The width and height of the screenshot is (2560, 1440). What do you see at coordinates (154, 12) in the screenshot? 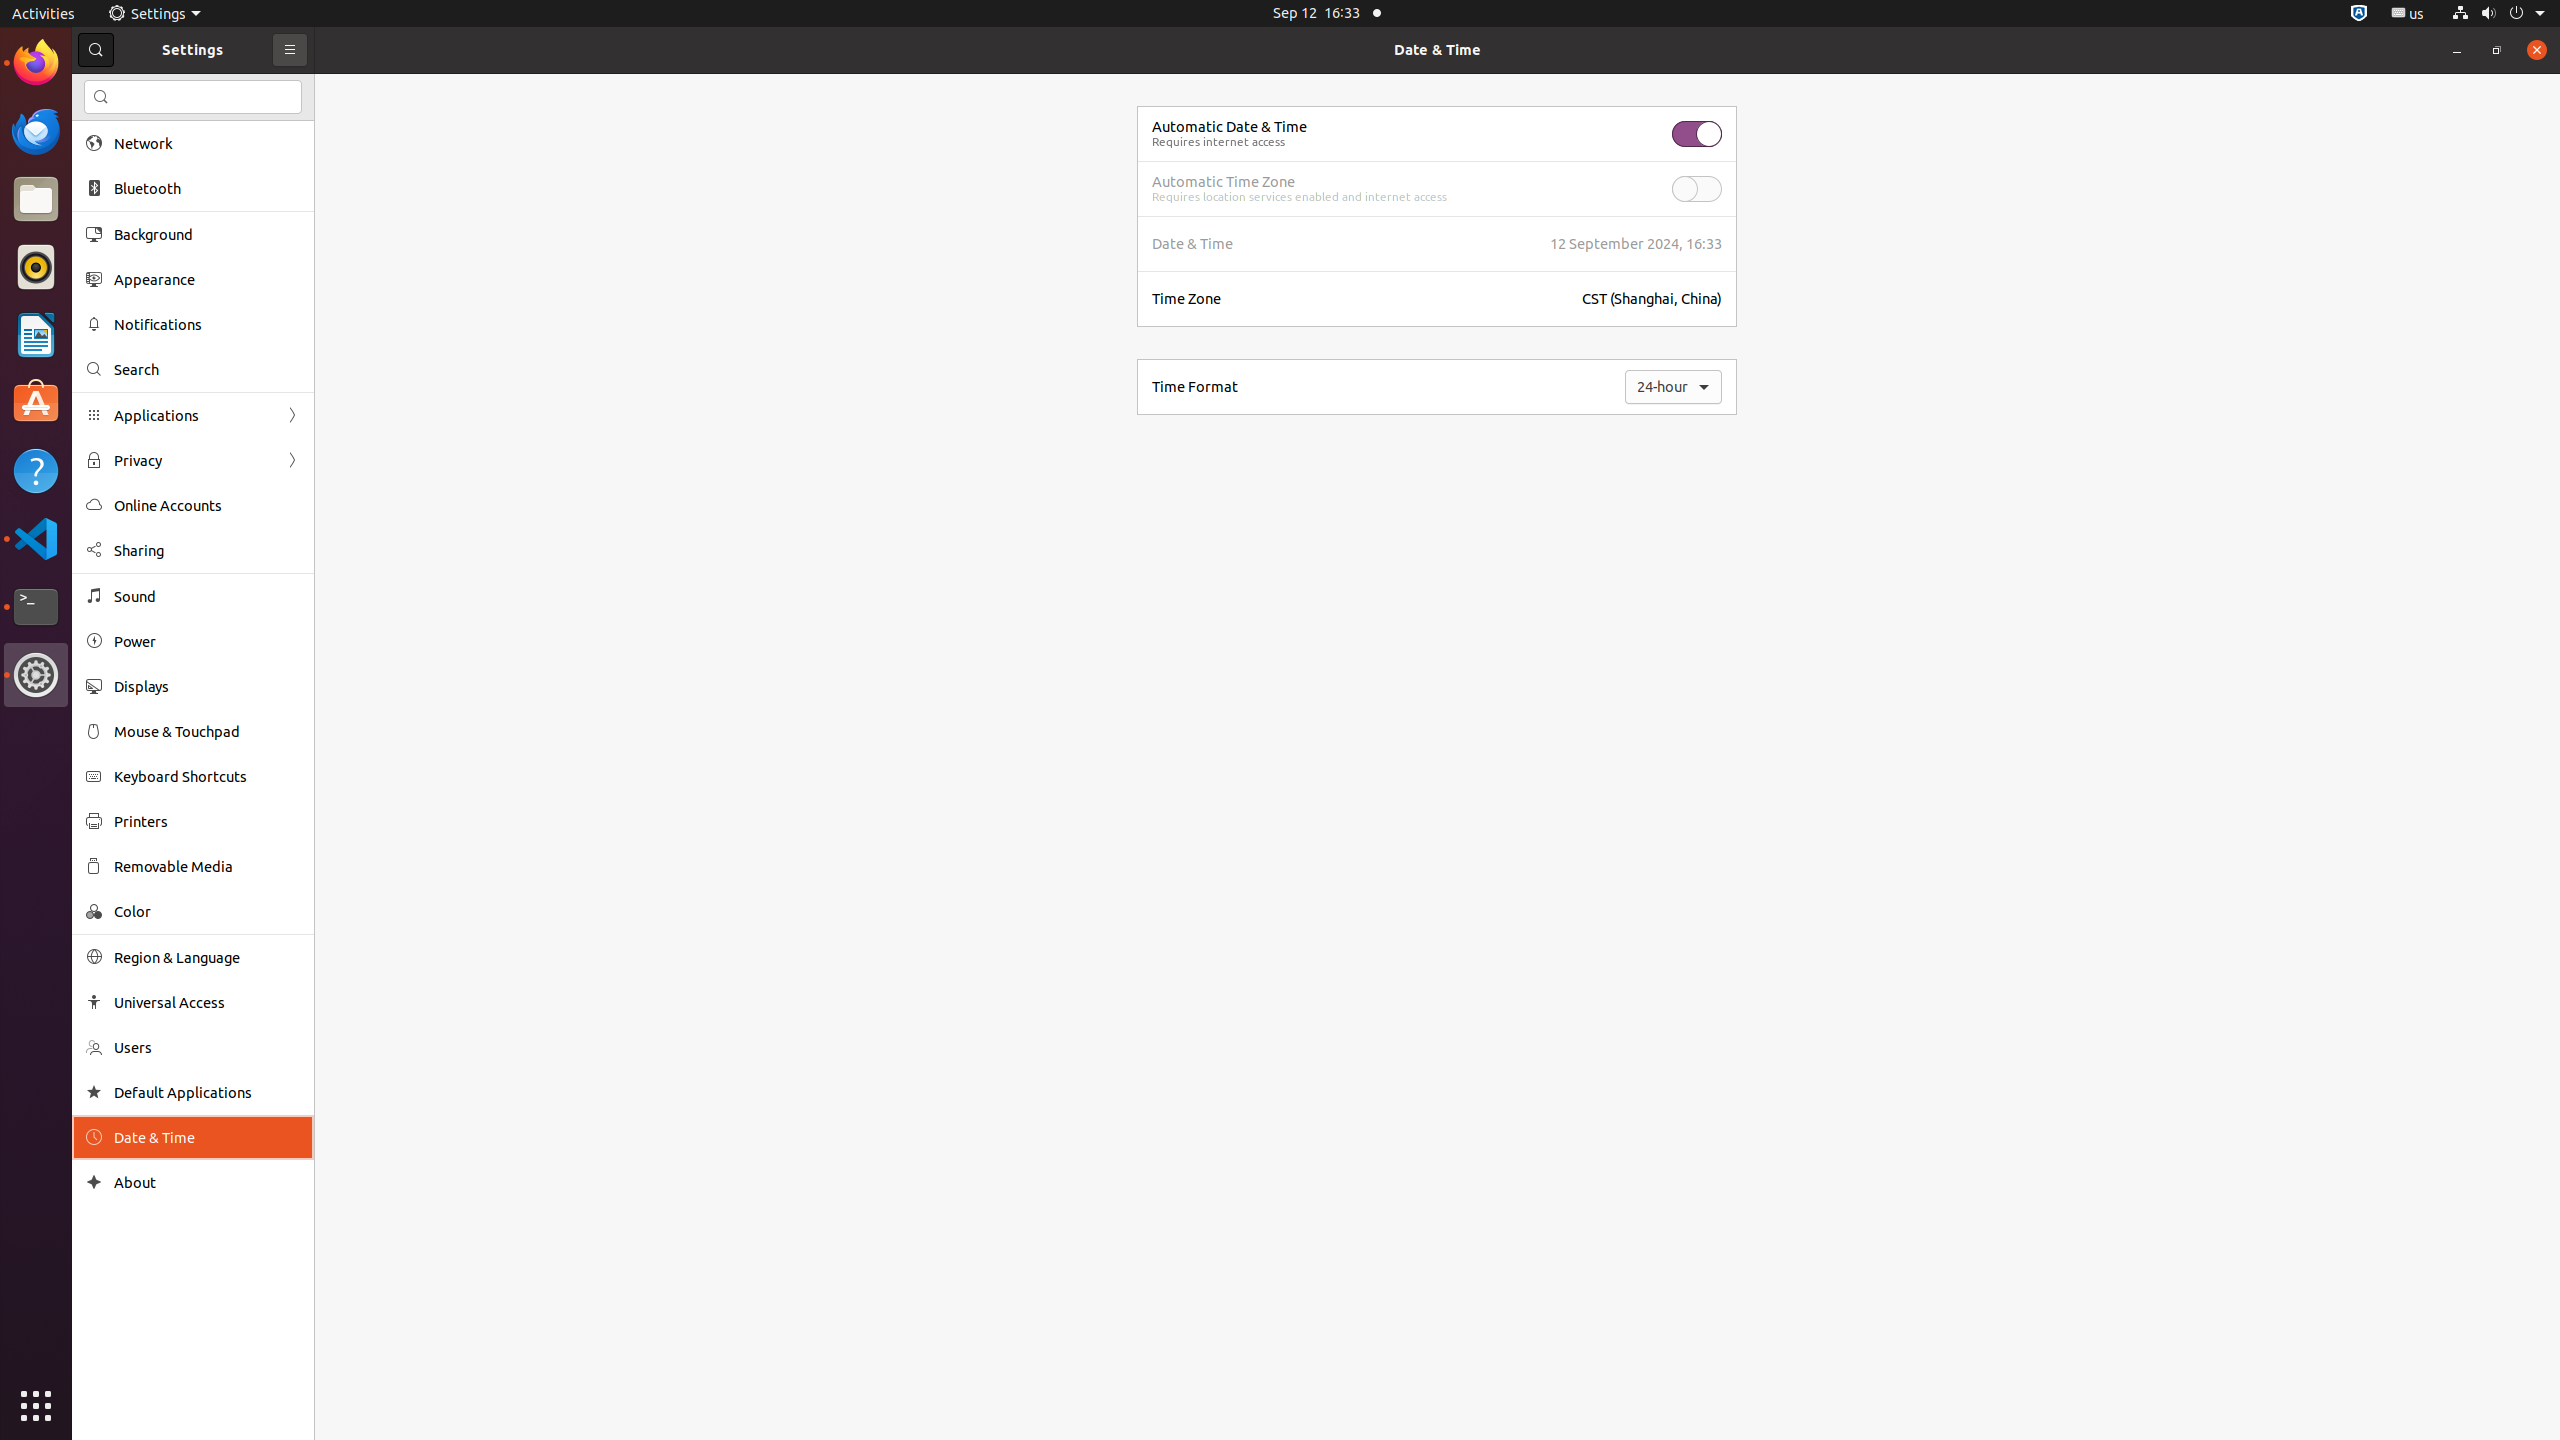
I see `'Settings'` at bounding box center [154, 12].